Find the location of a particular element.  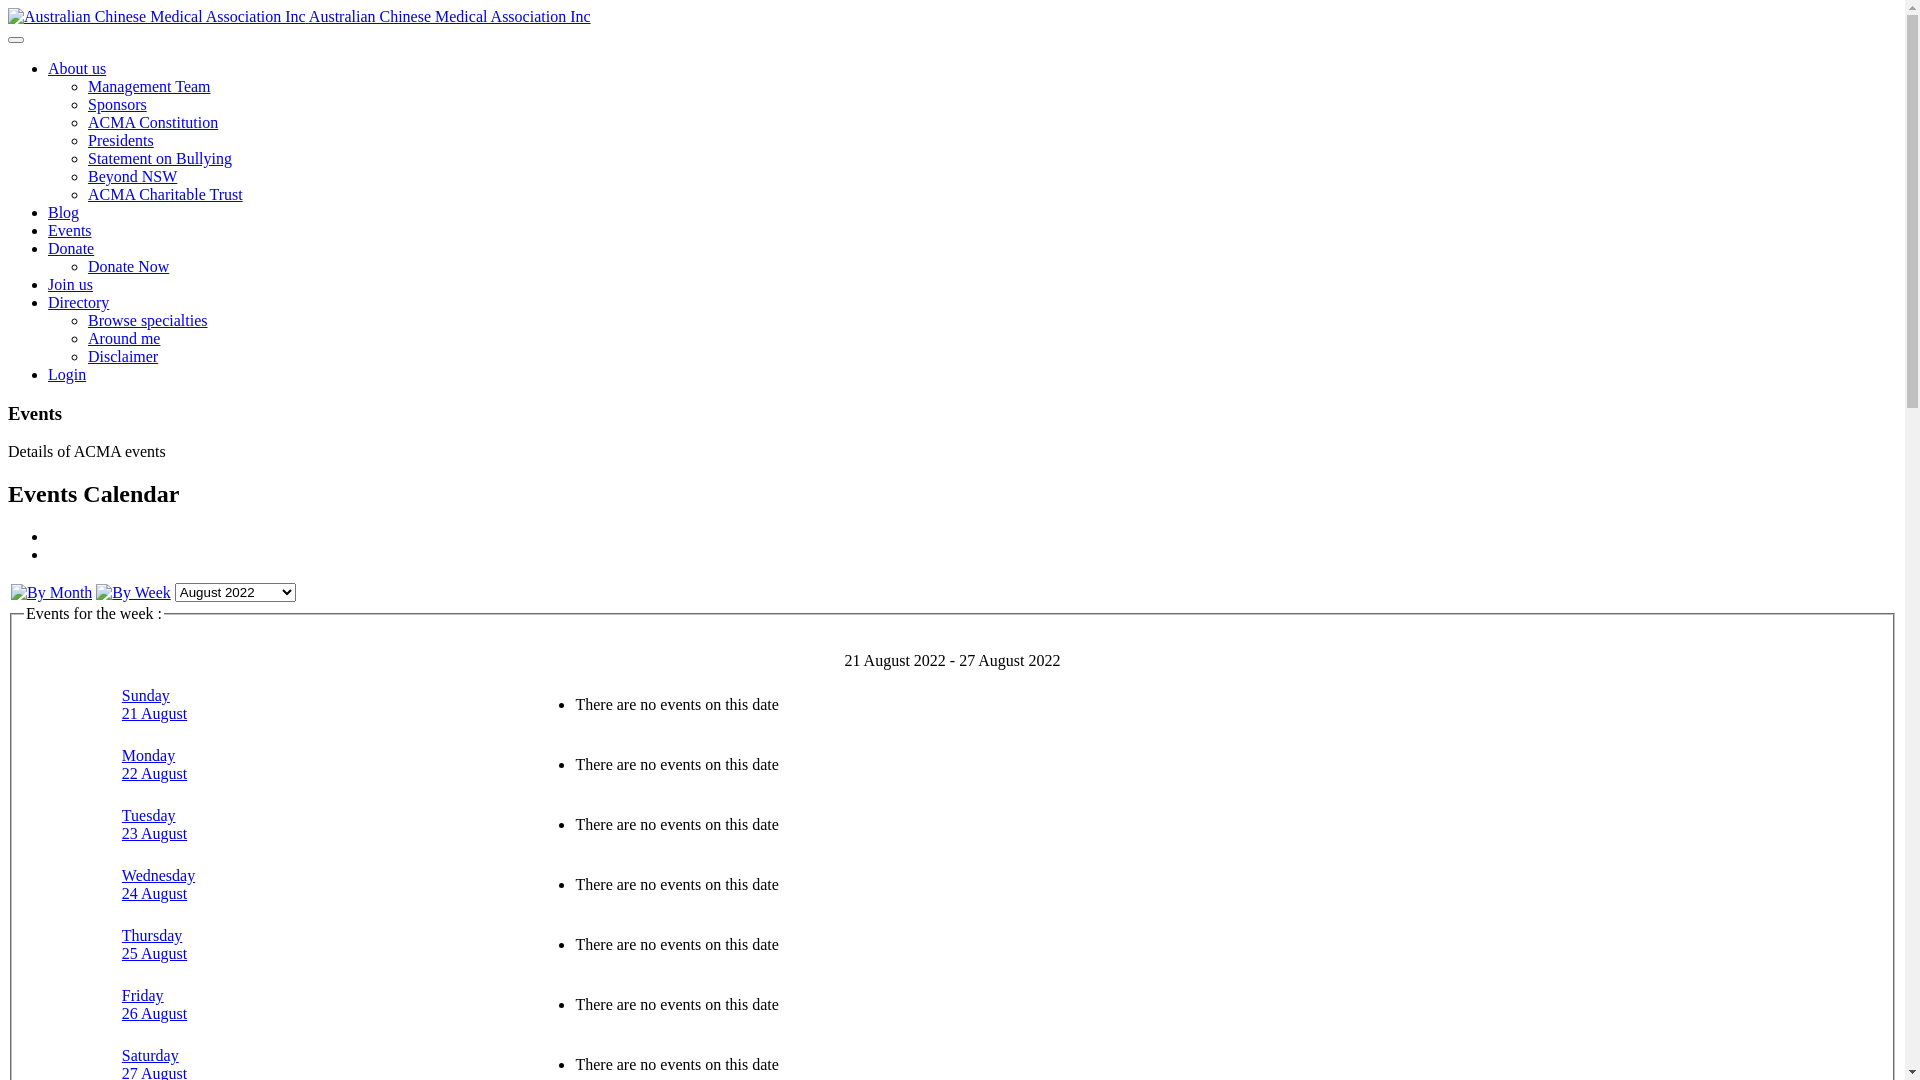

'Browse specialties' is located at coordinates (147, 319).